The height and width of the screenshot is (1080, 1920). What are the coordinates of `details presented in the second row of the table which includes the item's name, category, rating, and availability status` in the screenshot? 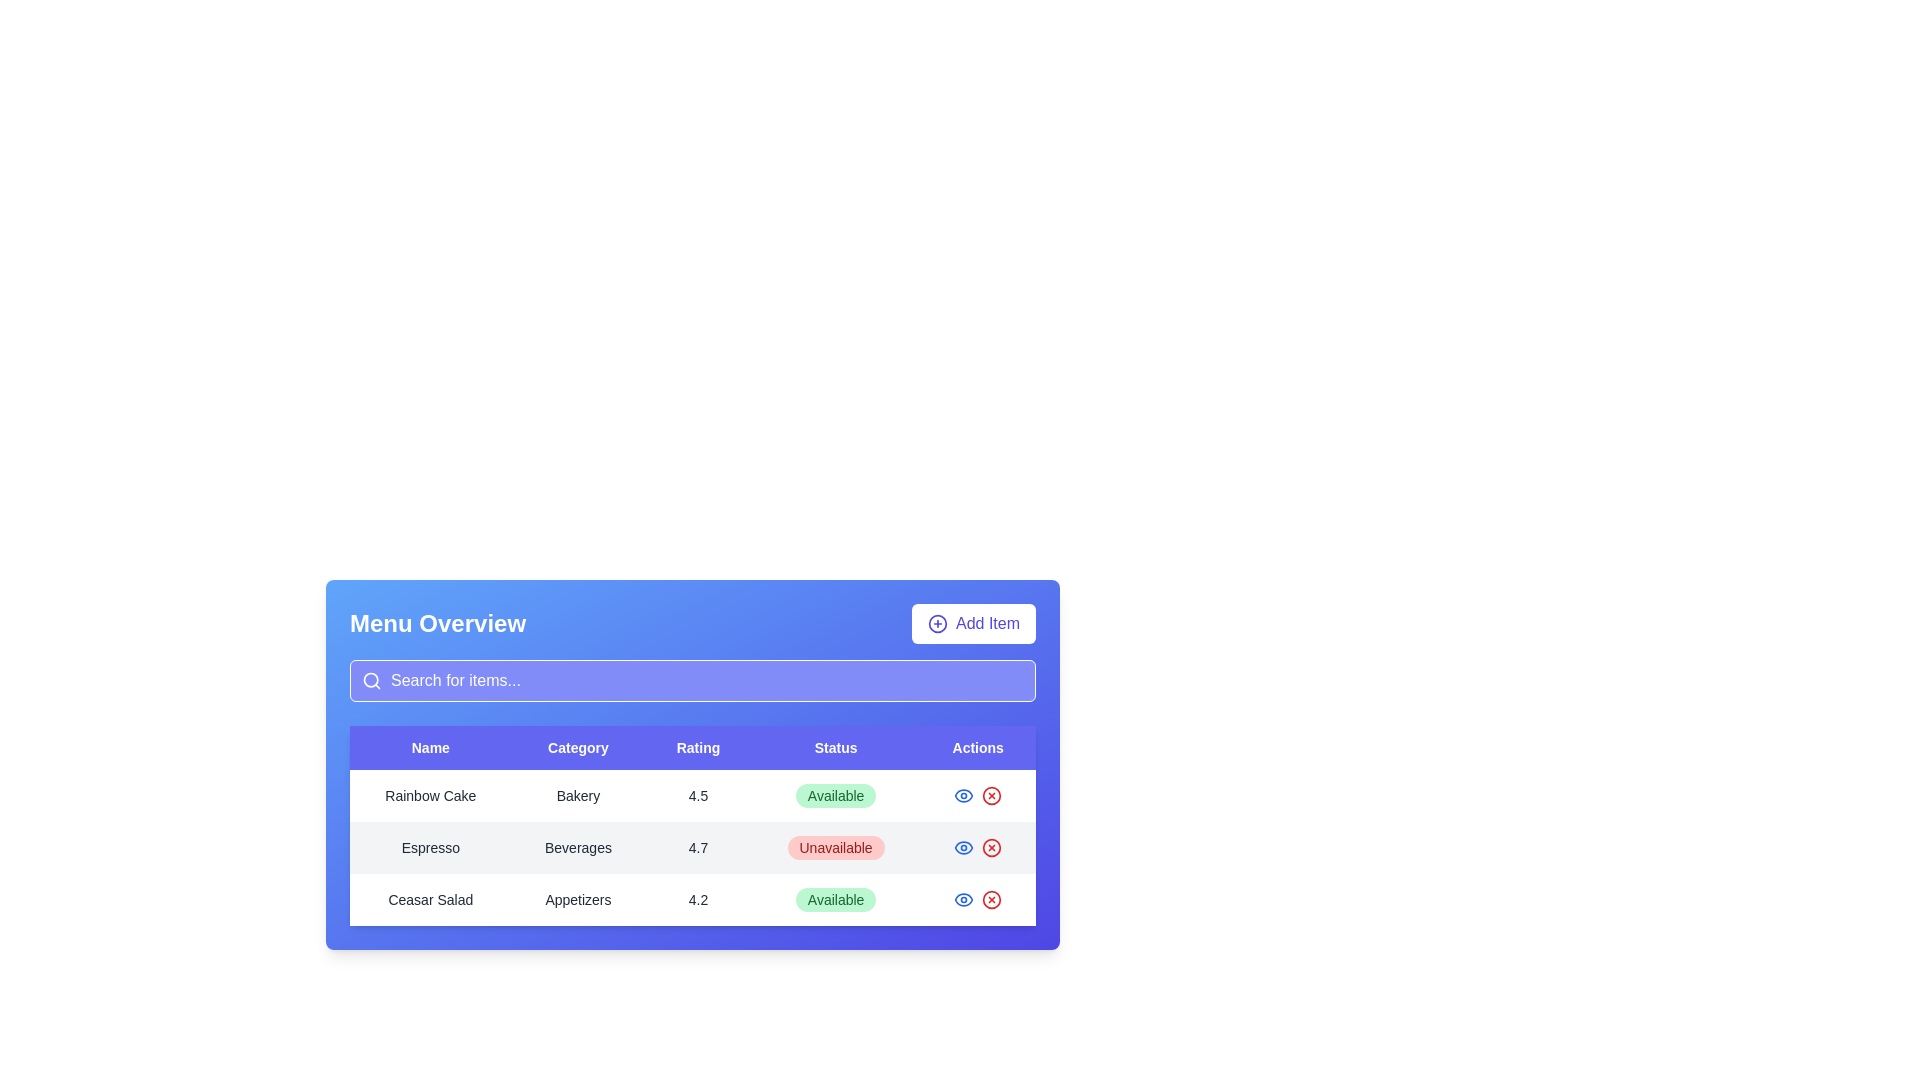 It's located at (692, 848).